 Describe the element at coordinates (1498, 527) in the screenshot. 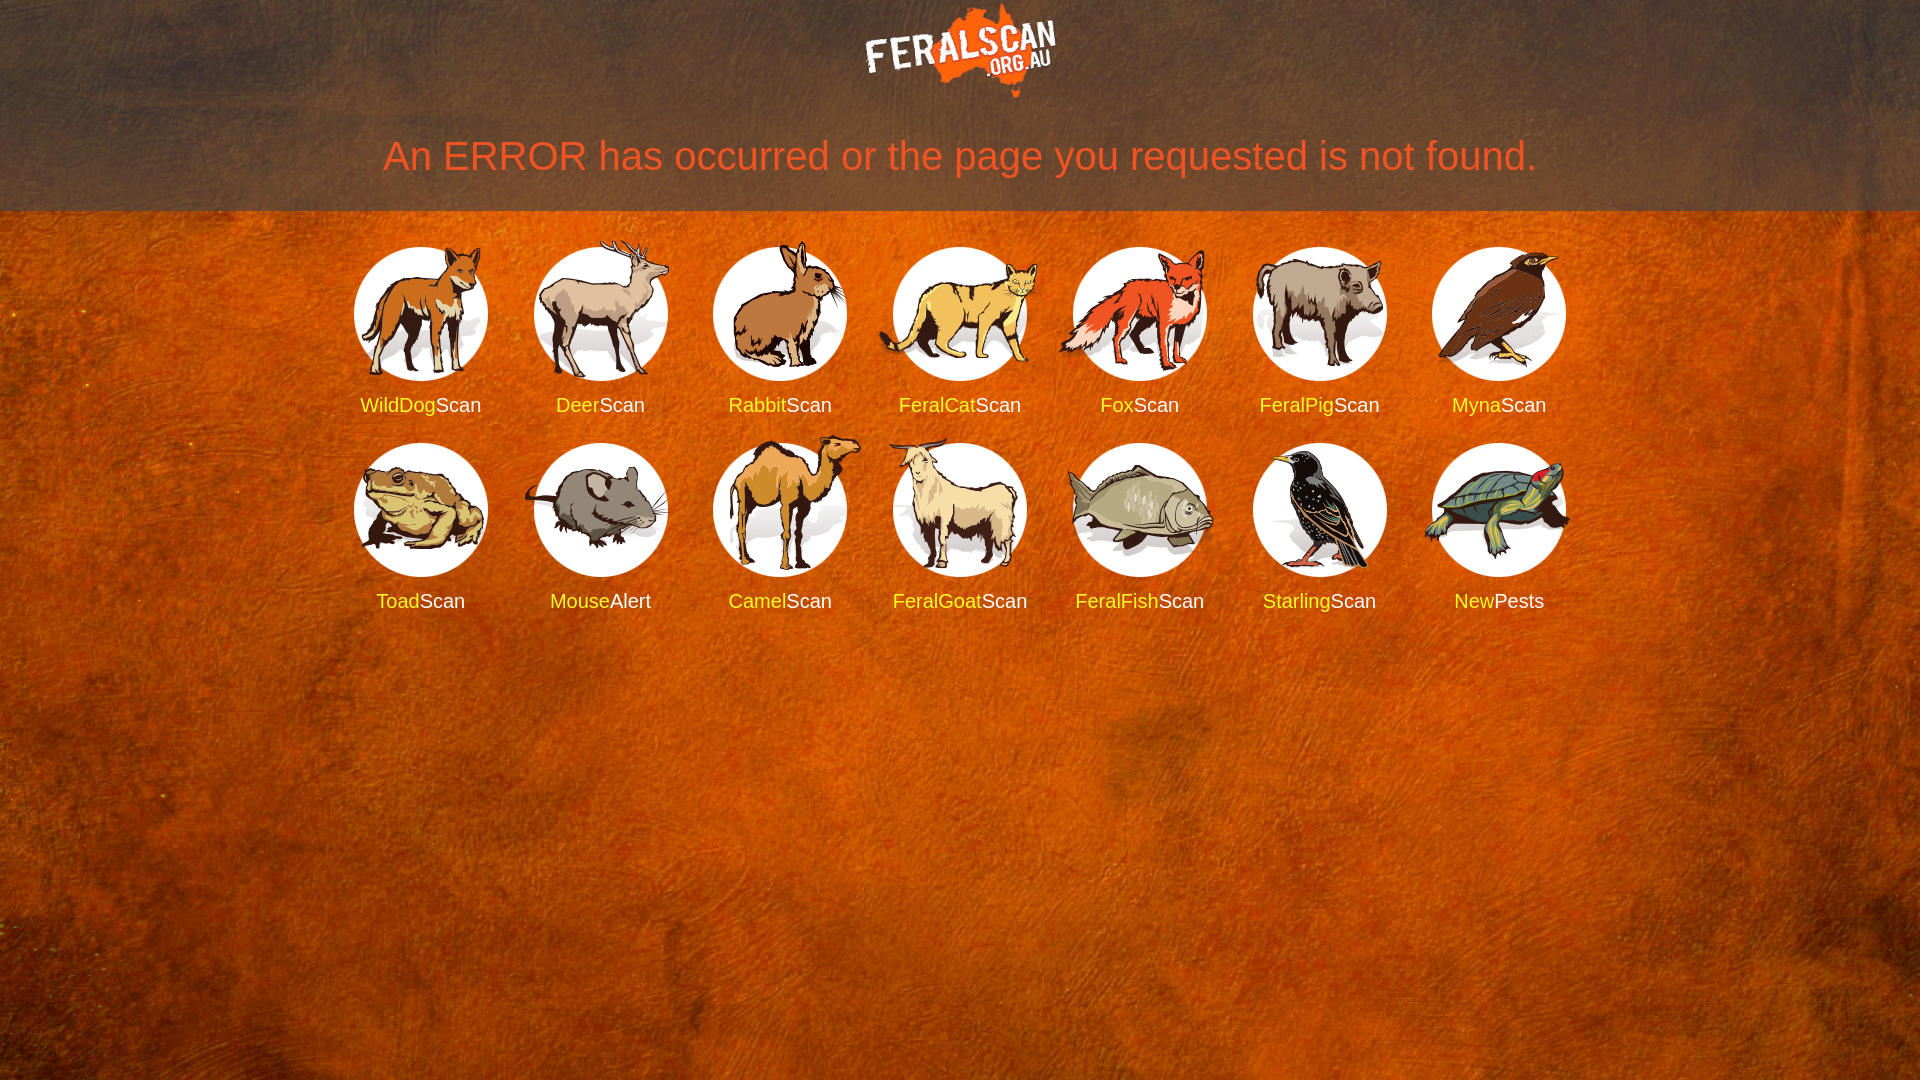

I see `'NewPests'` at that location.